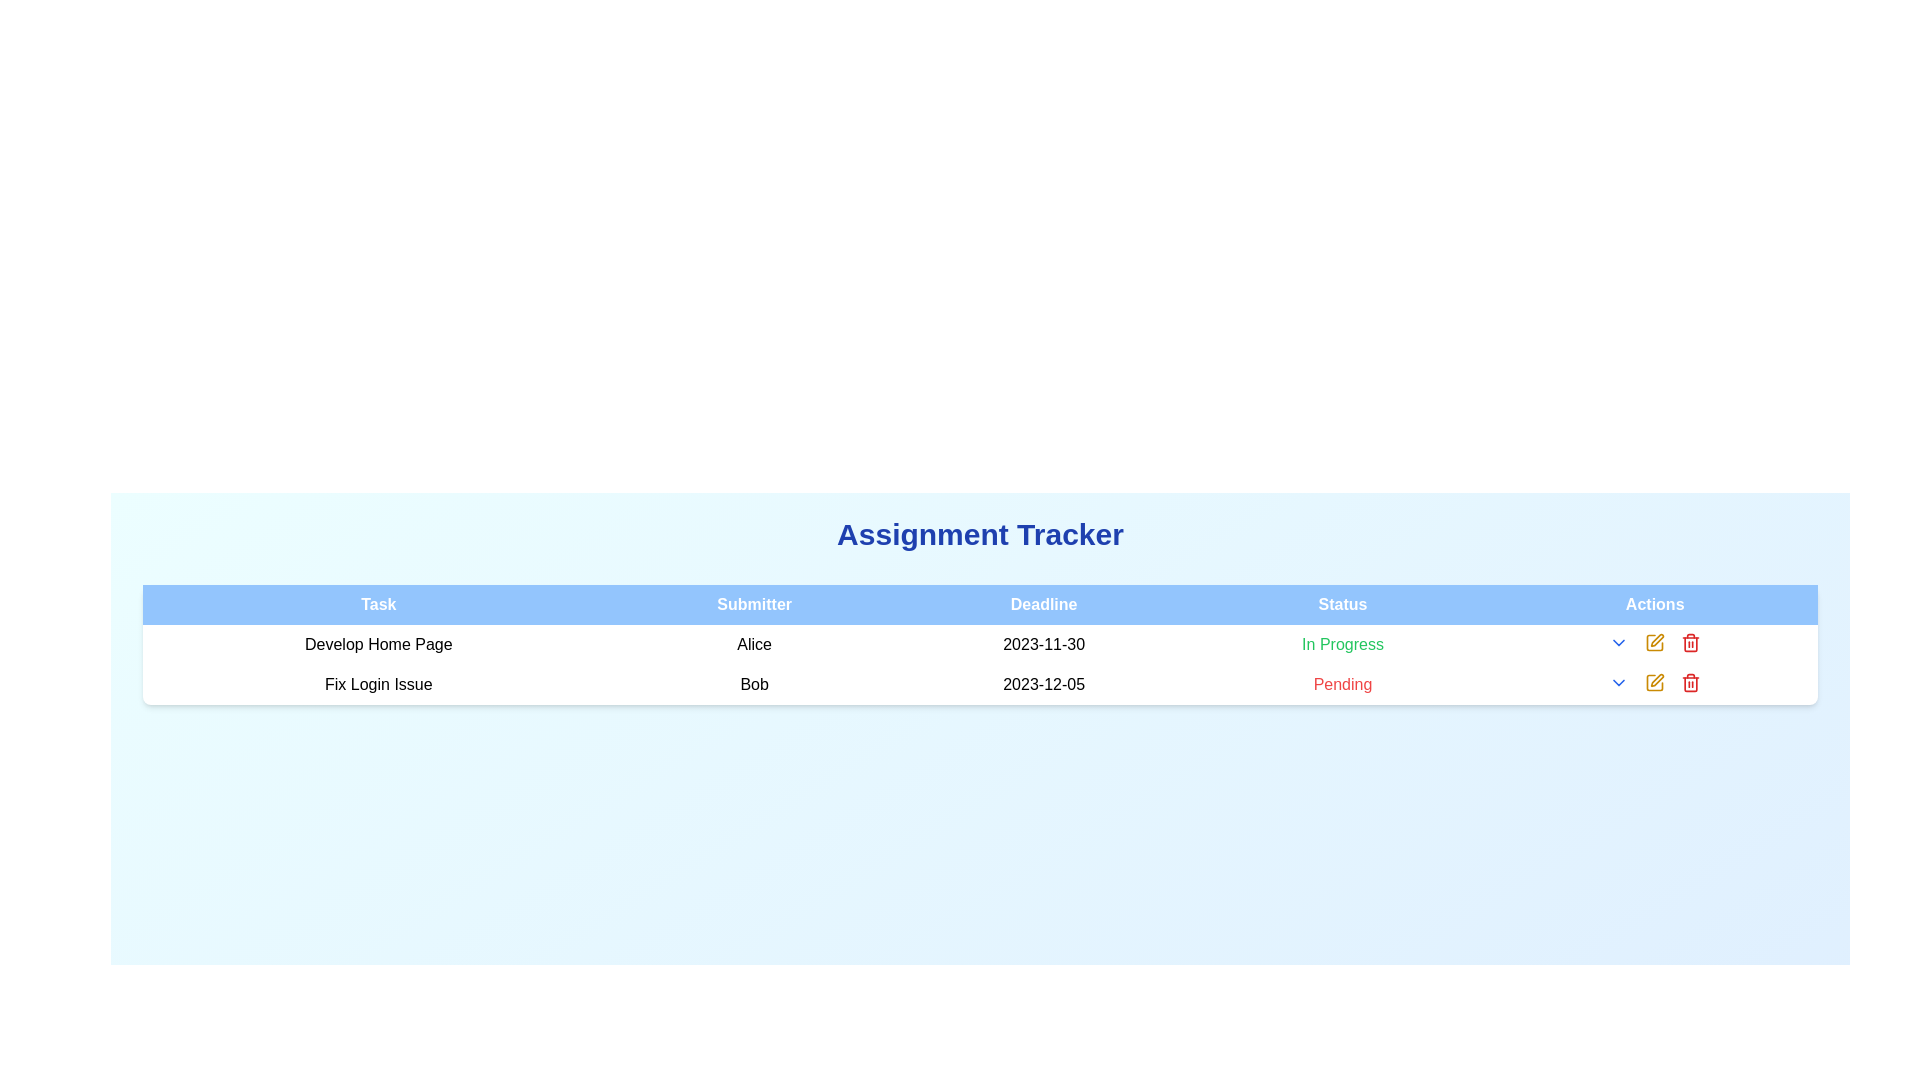 The height and width of the screenshot is (1080, 1920). What do you see at coordinates (1343, 644) in the screenshot?
I see `text label styled in green and bold that displays 'In Progress', located in the 'Status' column of the table row for the task 'Develop Home Page'` at bounding box center [1343, 644].